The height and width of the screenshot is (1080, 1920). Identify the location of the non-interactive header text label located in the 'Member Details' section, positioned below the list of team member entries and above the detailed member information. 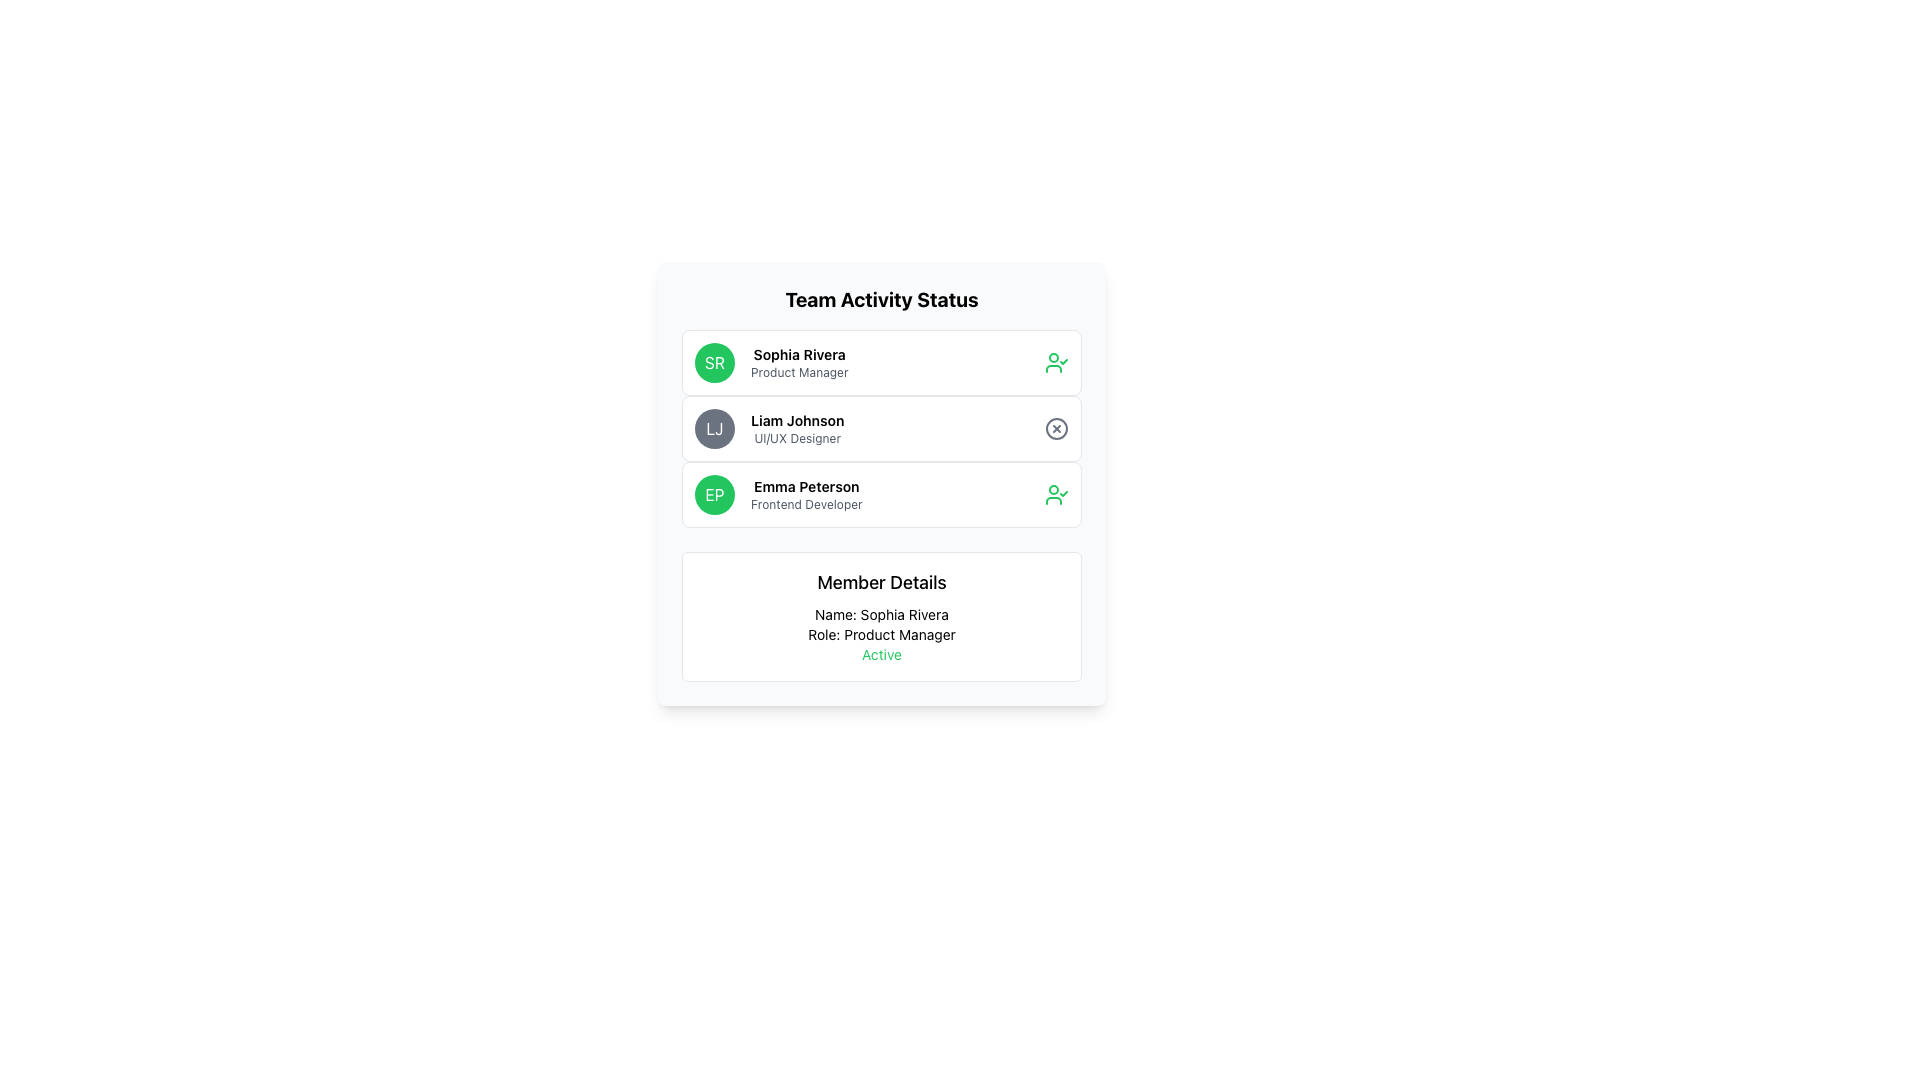
(881, 582).